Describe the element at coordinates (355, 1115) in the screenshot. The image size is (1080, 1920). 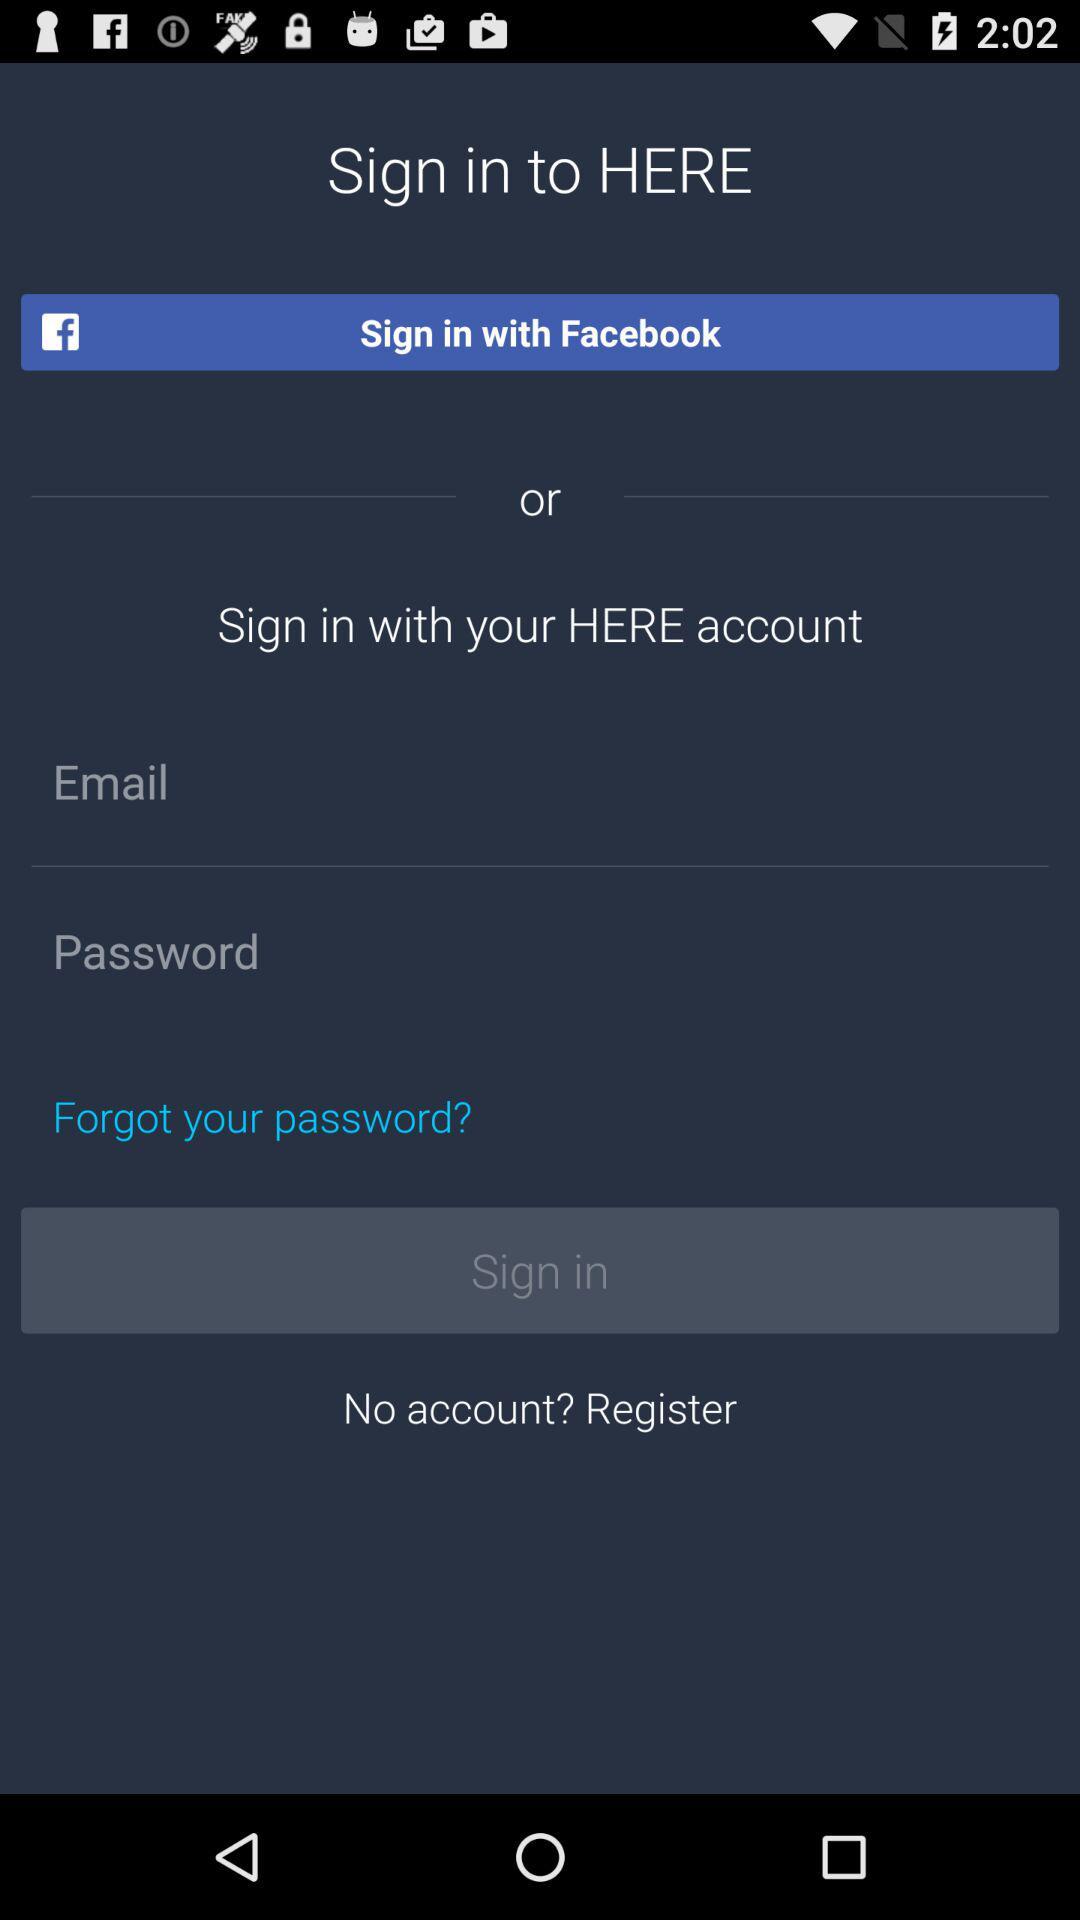
I see `the icon above sign in item` at that location.